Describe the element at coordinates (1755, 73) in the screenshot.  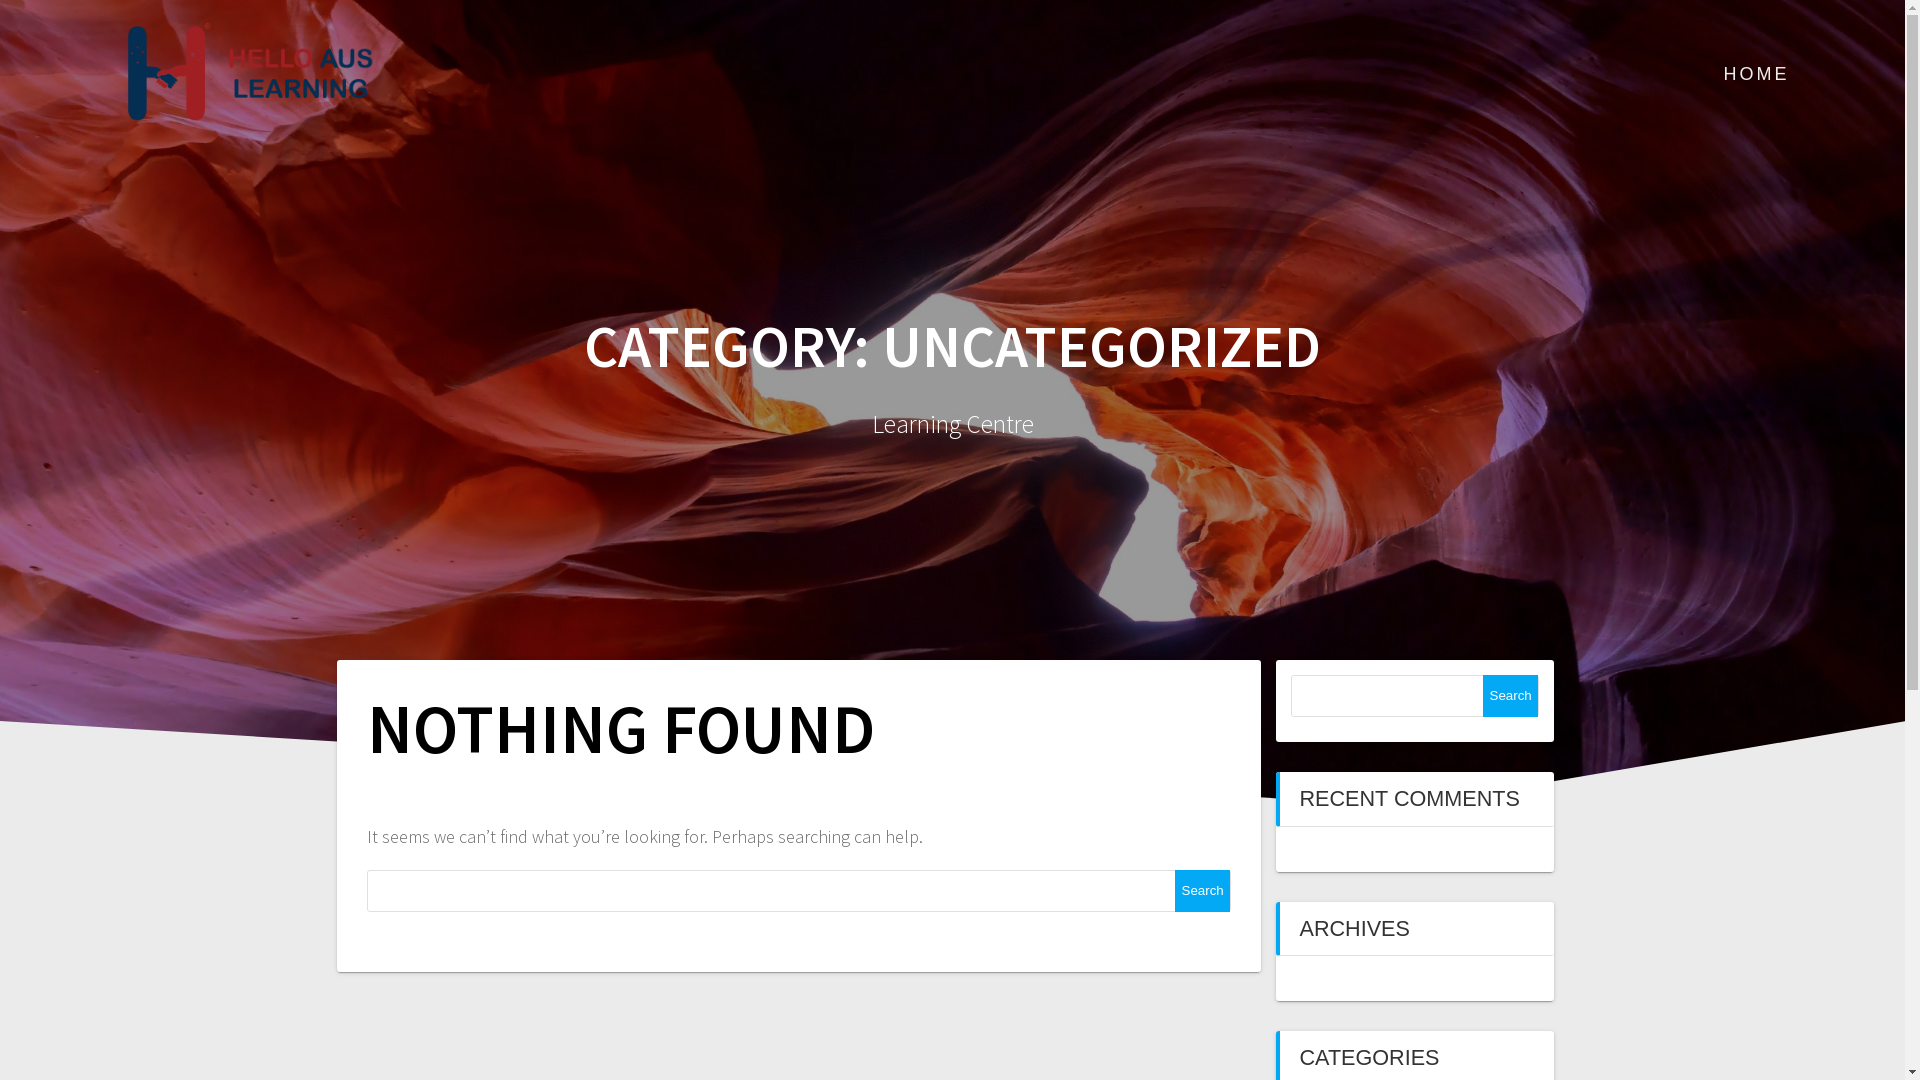
I see `'HOME'` at that location.